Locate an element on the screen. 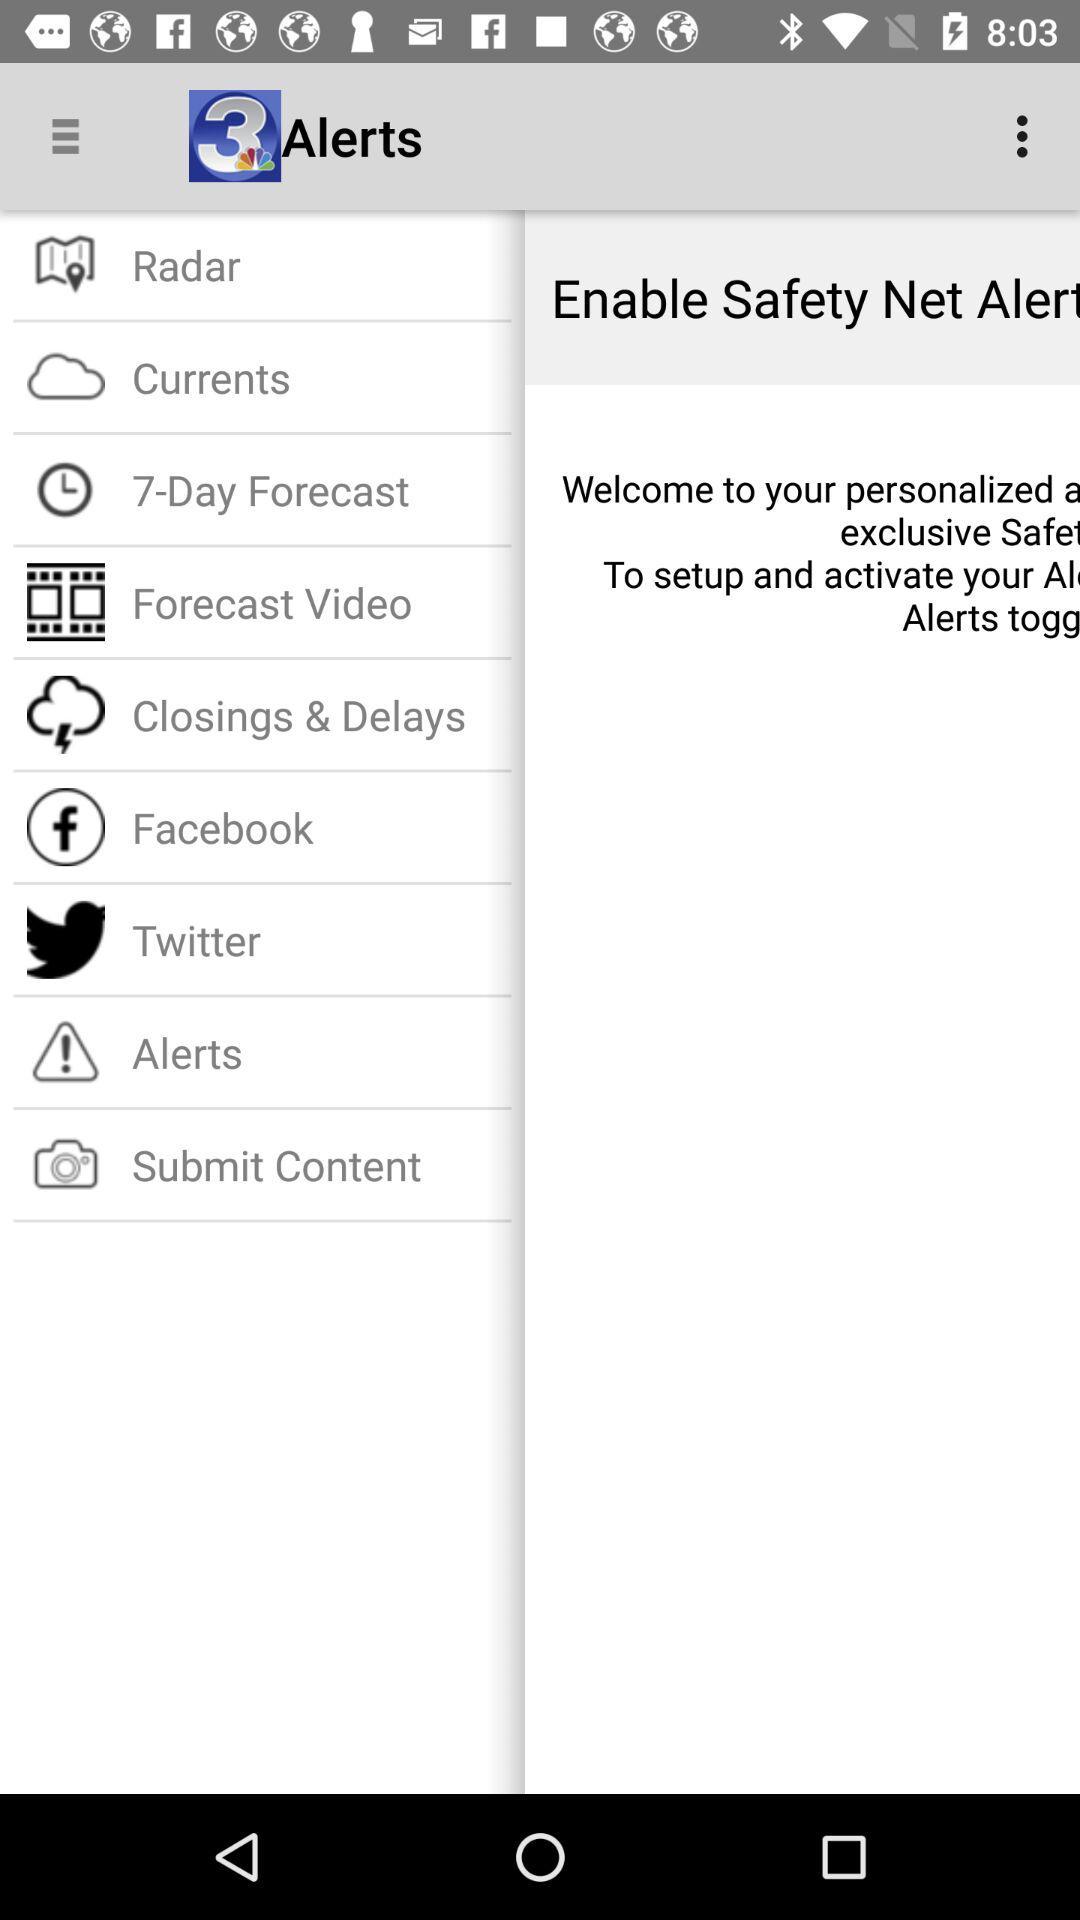  the icon above the forecast video item is located at coordinates (315, 489).